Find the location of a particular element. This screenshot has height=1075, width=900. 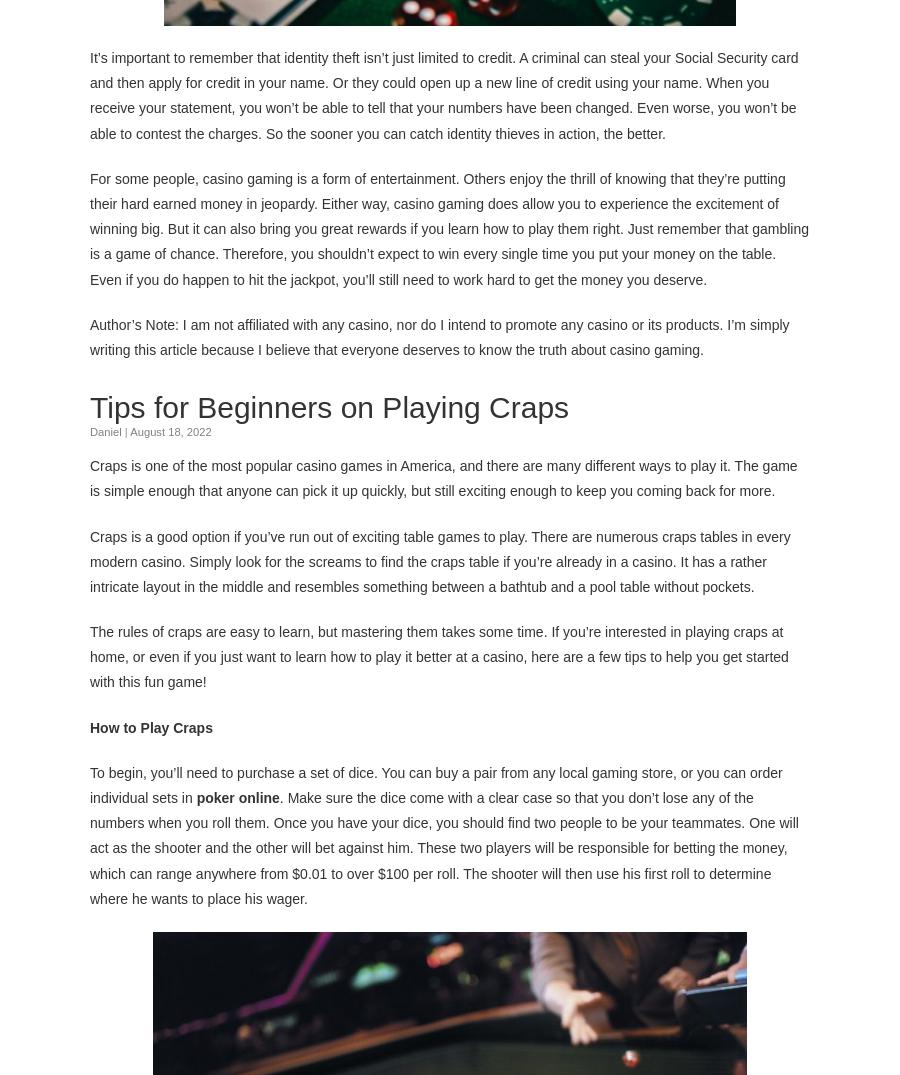

'Daniel' is located at coordinates (104, 429).